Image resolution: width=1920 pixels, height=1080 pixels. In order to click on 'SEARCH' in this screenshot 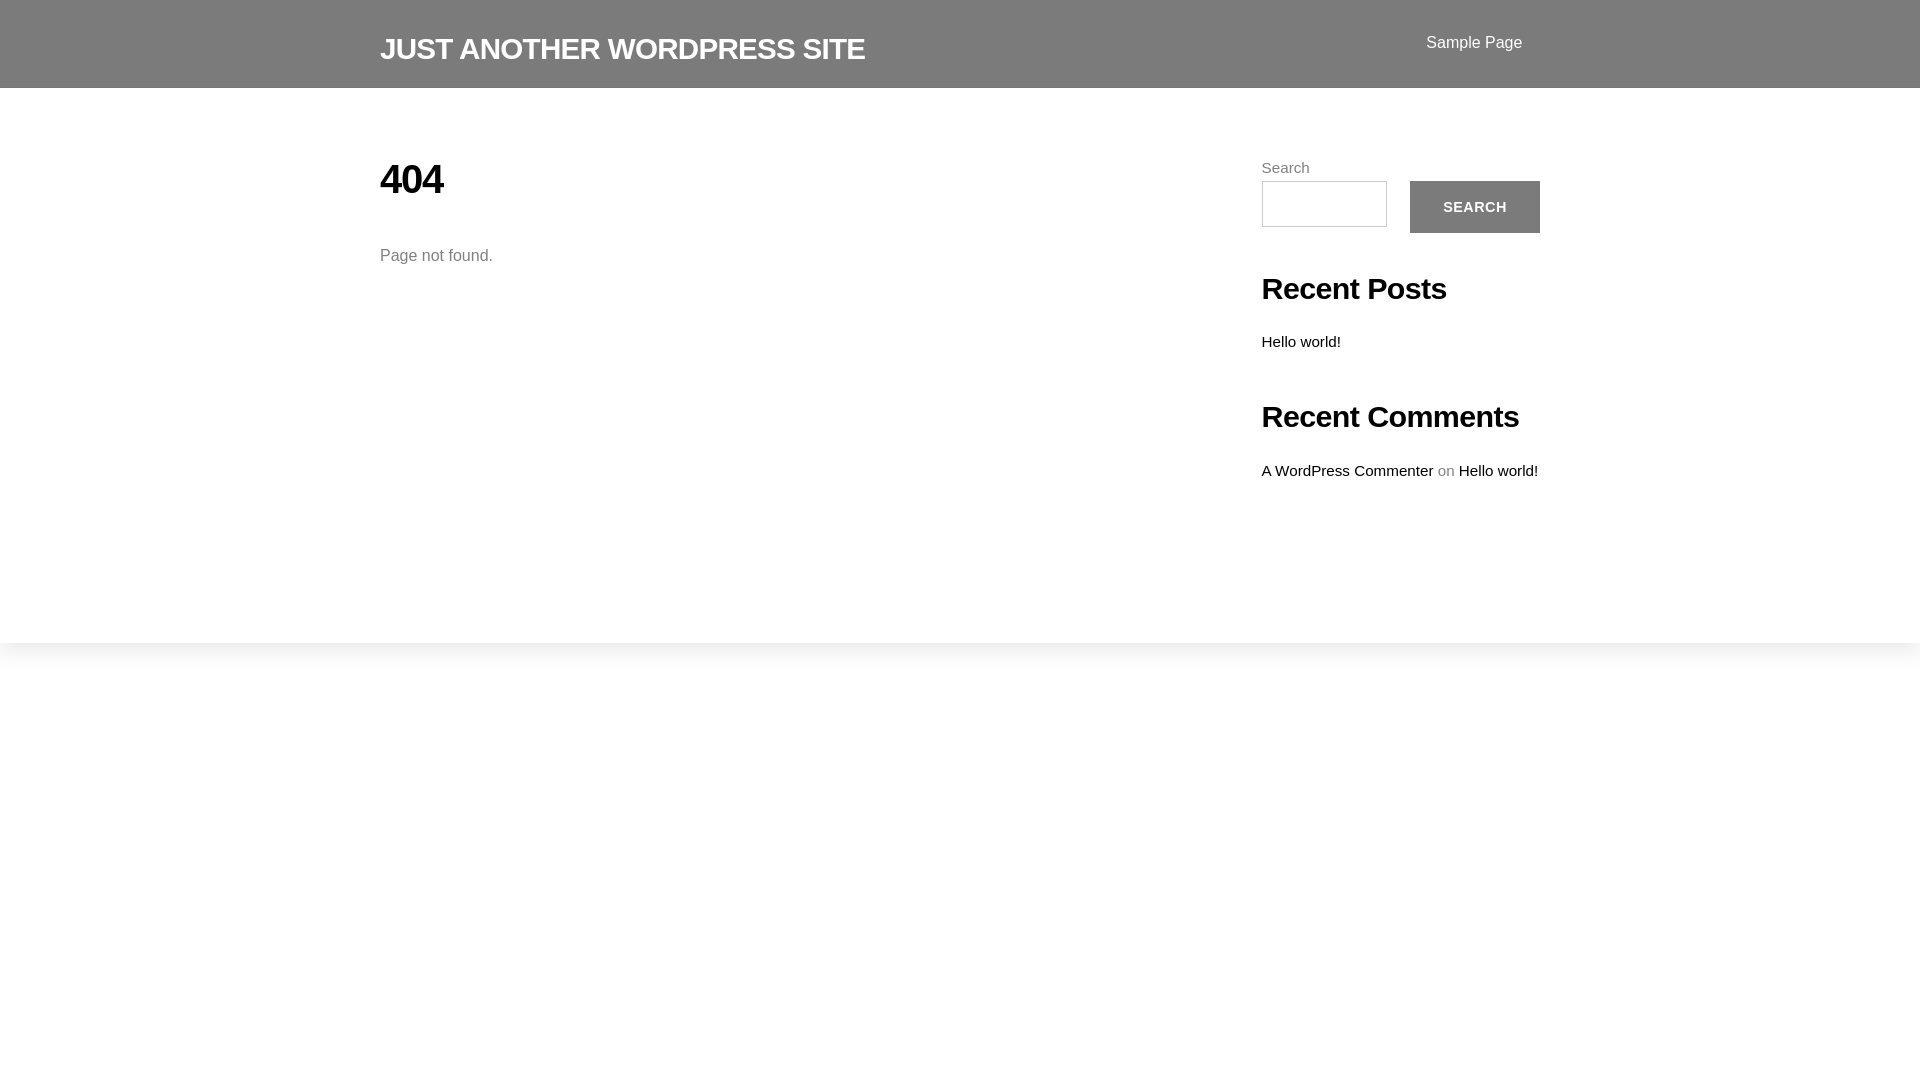, I will do `click(1474, 207)`.